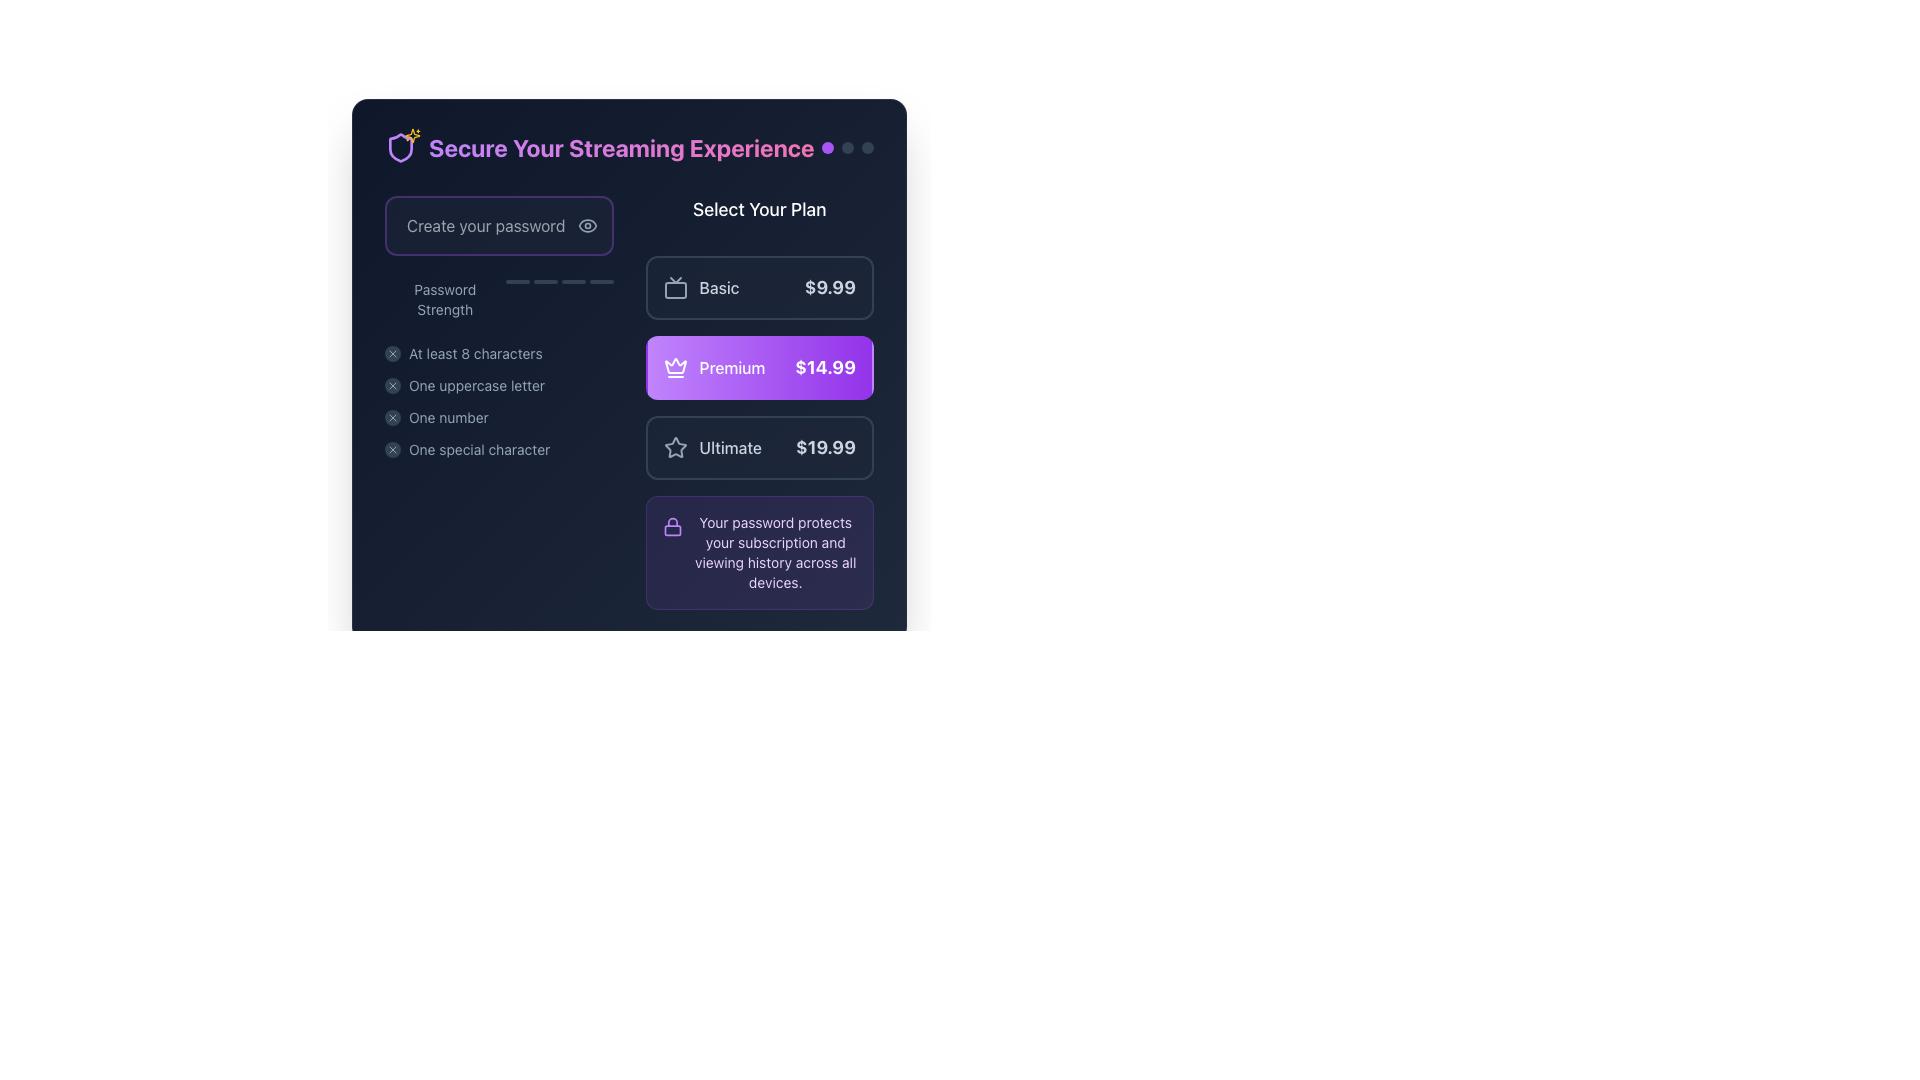 The width and height of the screenshot is (1920, 1080). Describe the element at coordinates (499, 385) in the screenshot. I see `keyboard navigation` at that location.